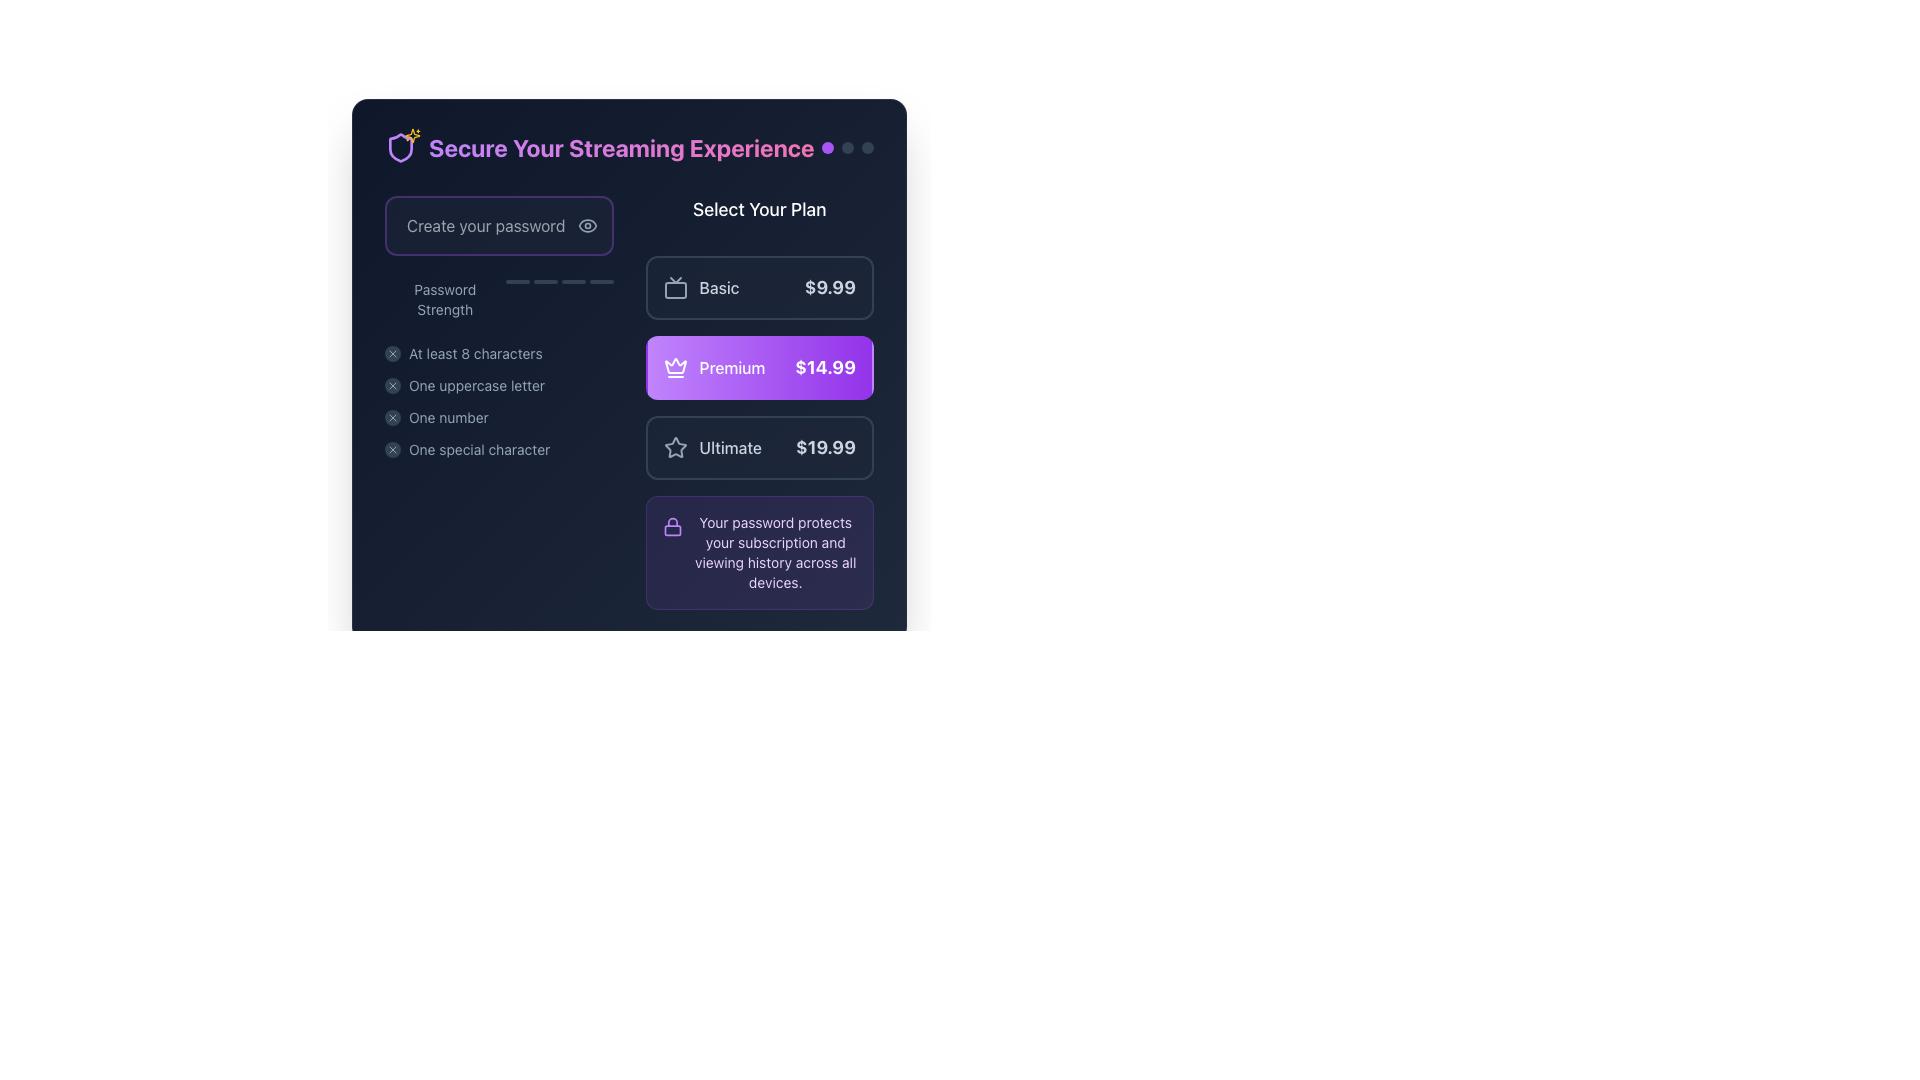 The width and height of the screenshot is (1920, 1080). Describe the element at coordinates (499, 385) in the screenshot. I see `keyboard navigation` at that location.